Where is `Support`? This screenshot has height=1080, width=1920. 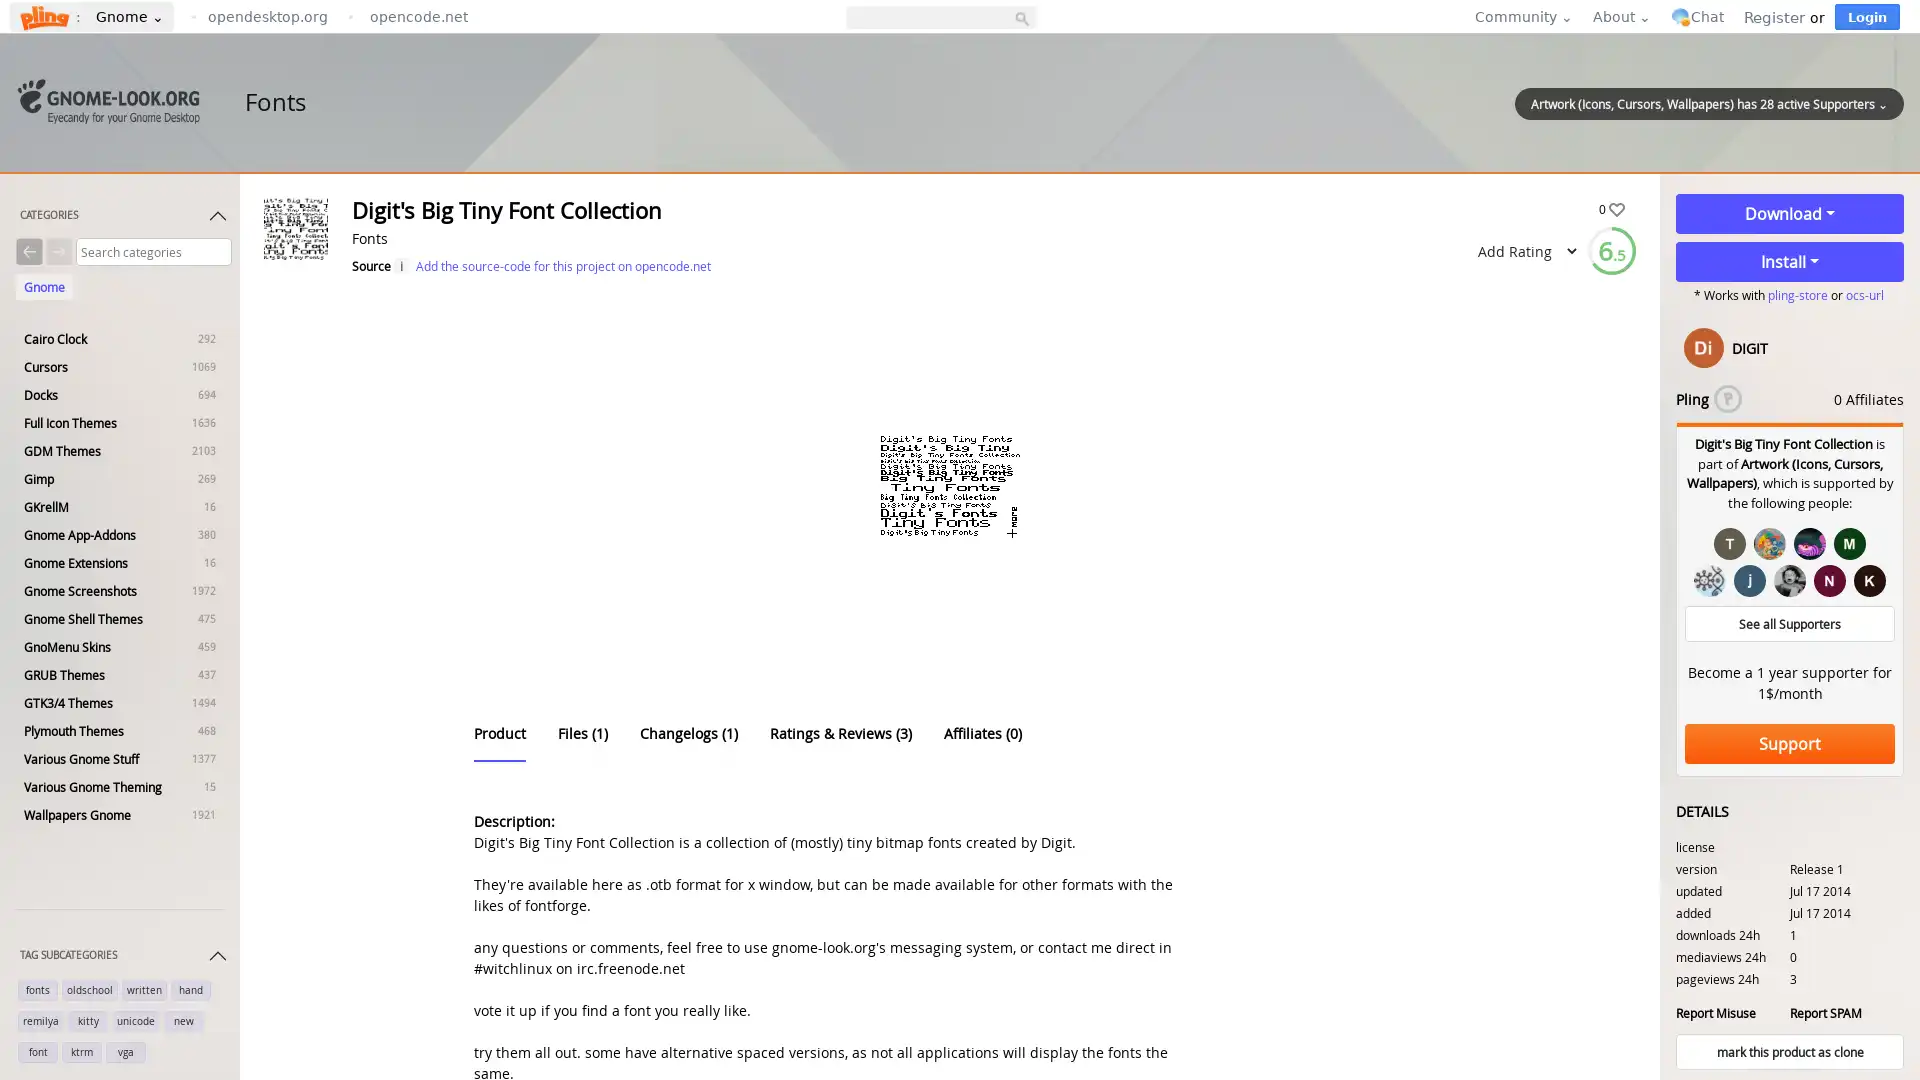 Support is located at coordinates (1790, 744).